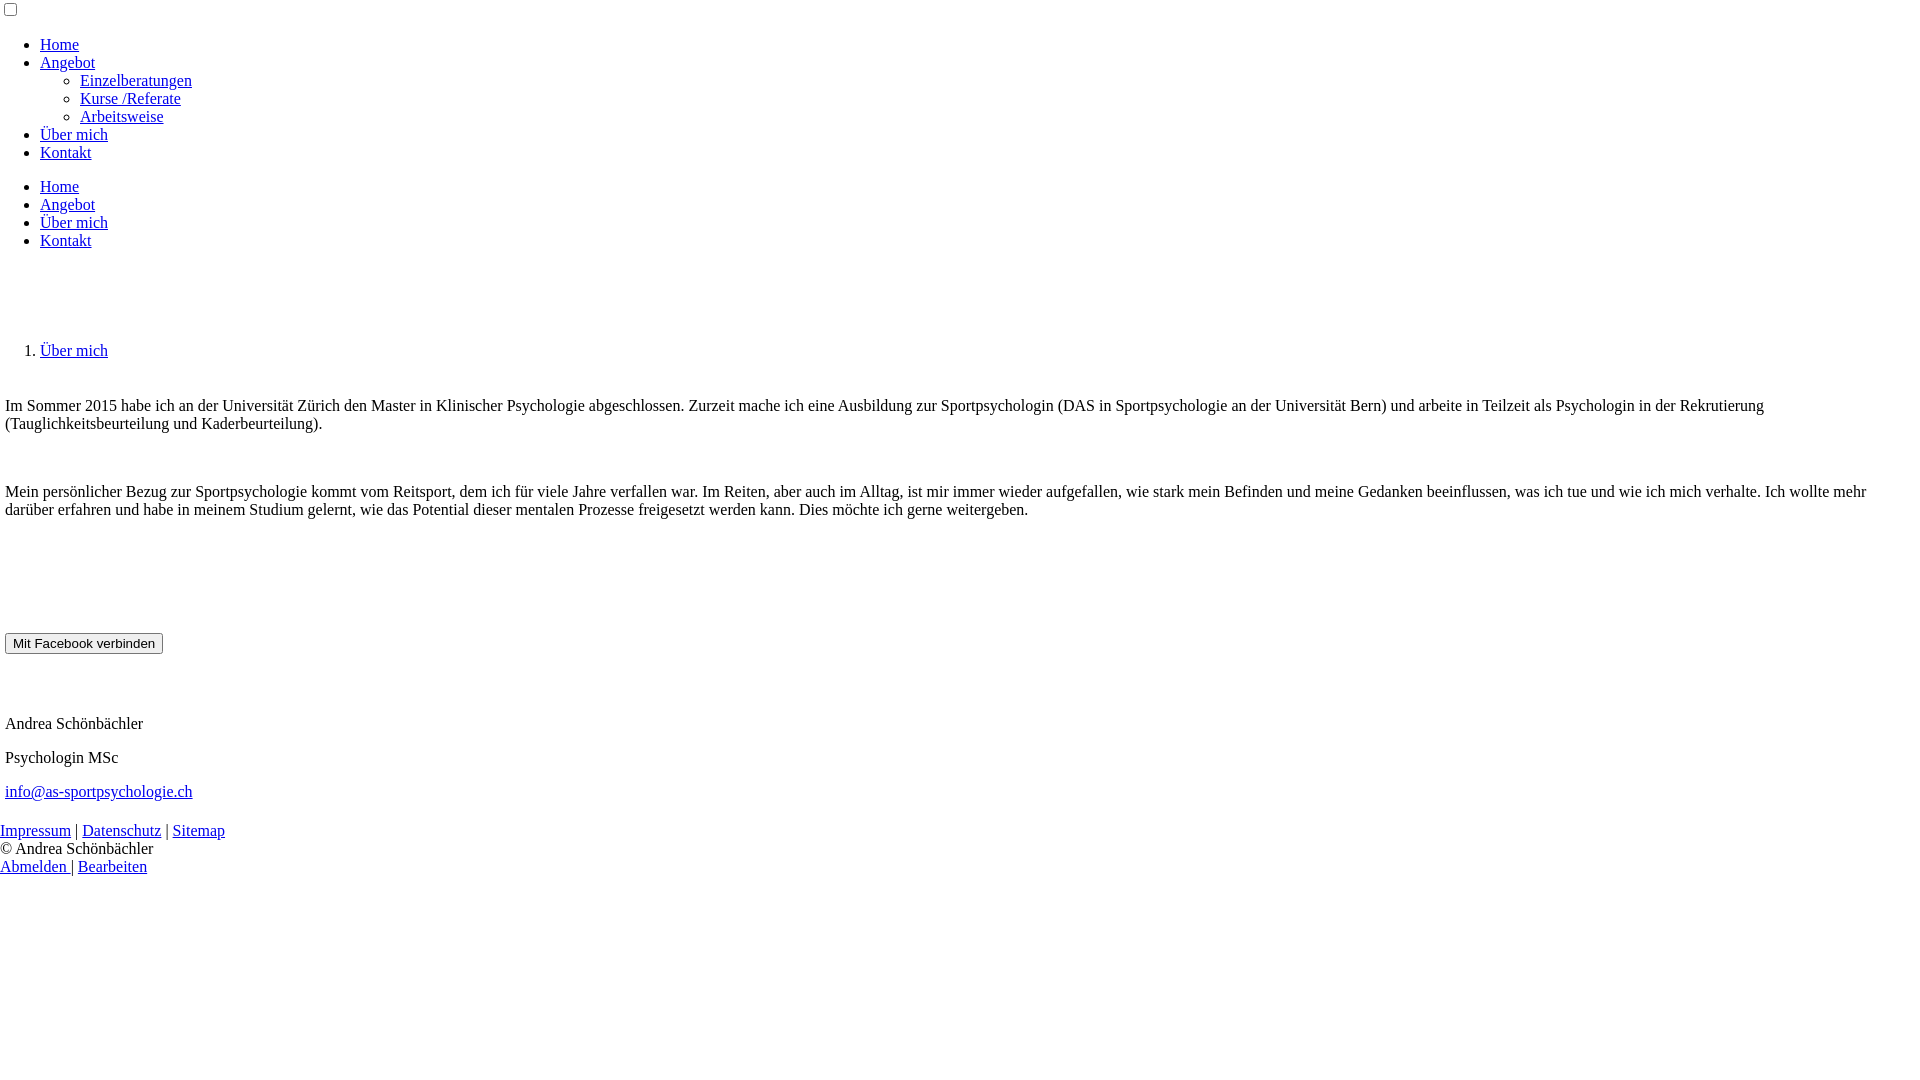 The width and height of the screenshot is (1920, 1080). Describe the element at coordinates (120, 830) in the screenshot. I see `'Datenschutz'` at that location.